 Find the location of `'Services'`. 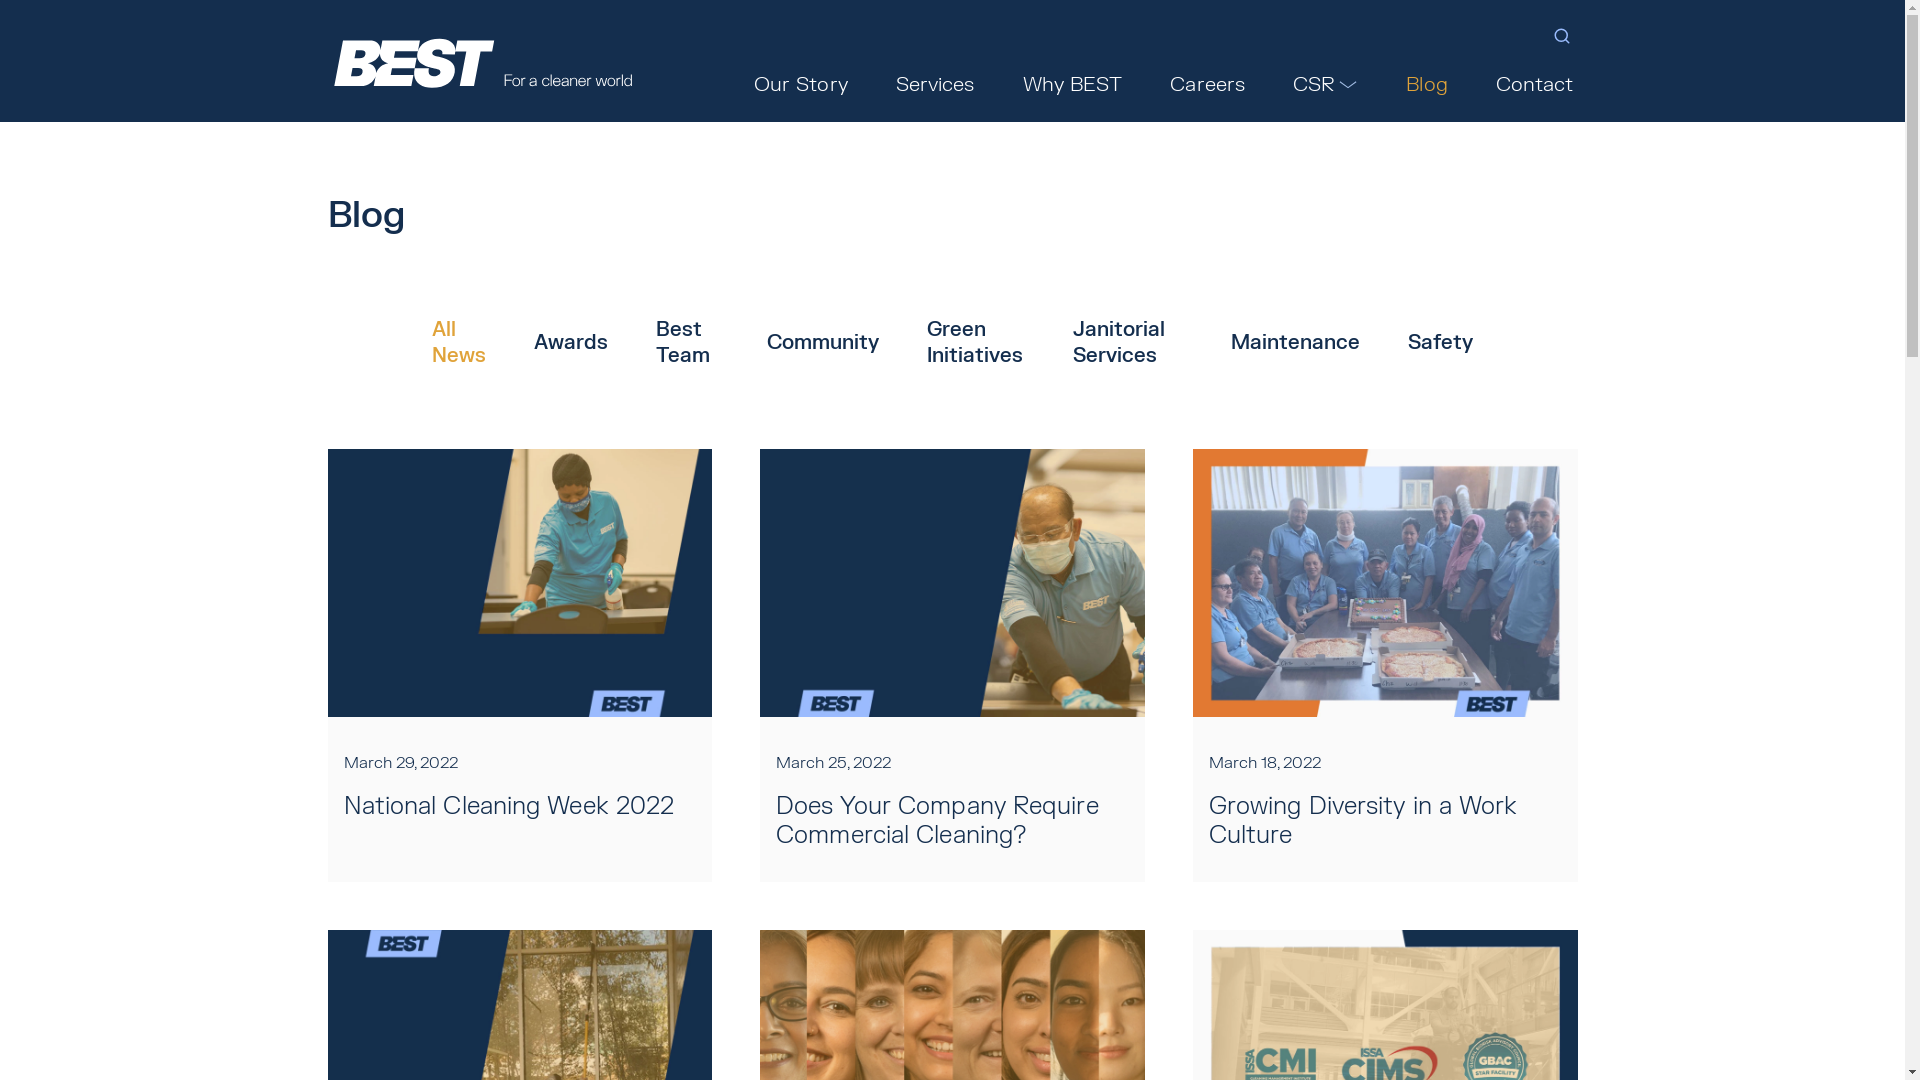

'Services' is located at coordinates (891, 83).